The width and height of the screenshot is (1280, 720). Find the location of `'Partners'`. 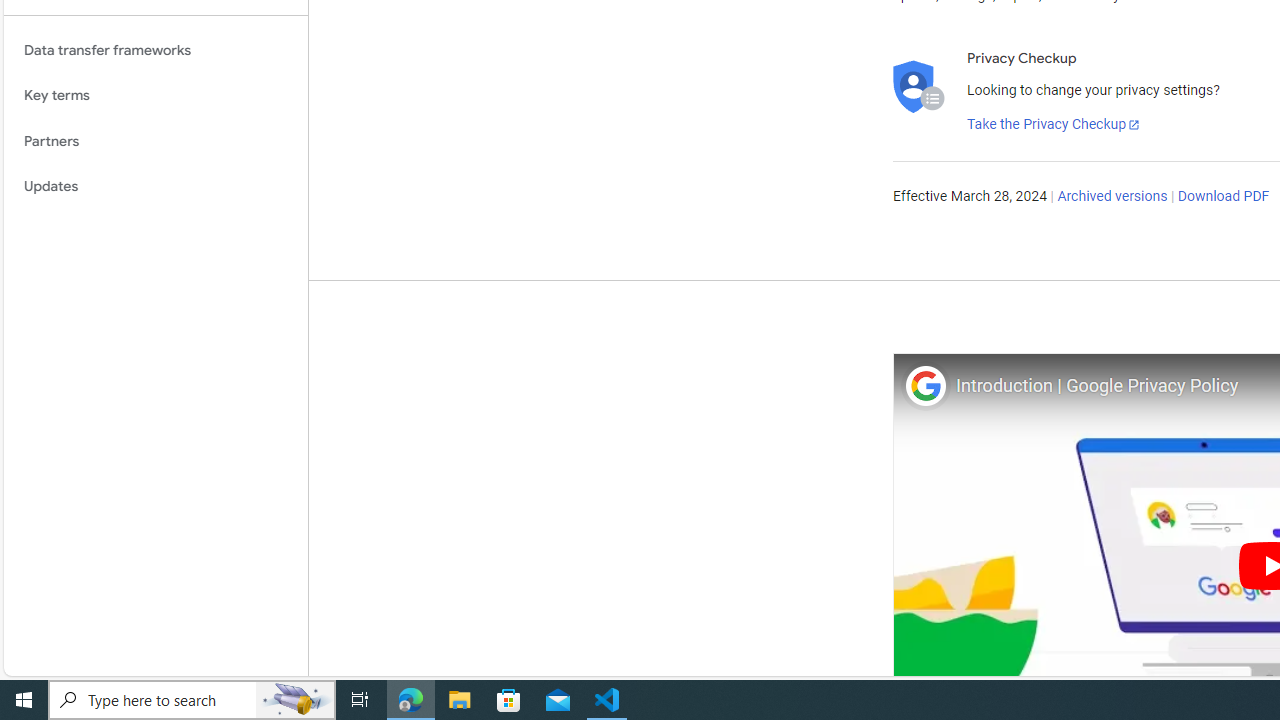

'Partners' is located at coordinates (155, 140).